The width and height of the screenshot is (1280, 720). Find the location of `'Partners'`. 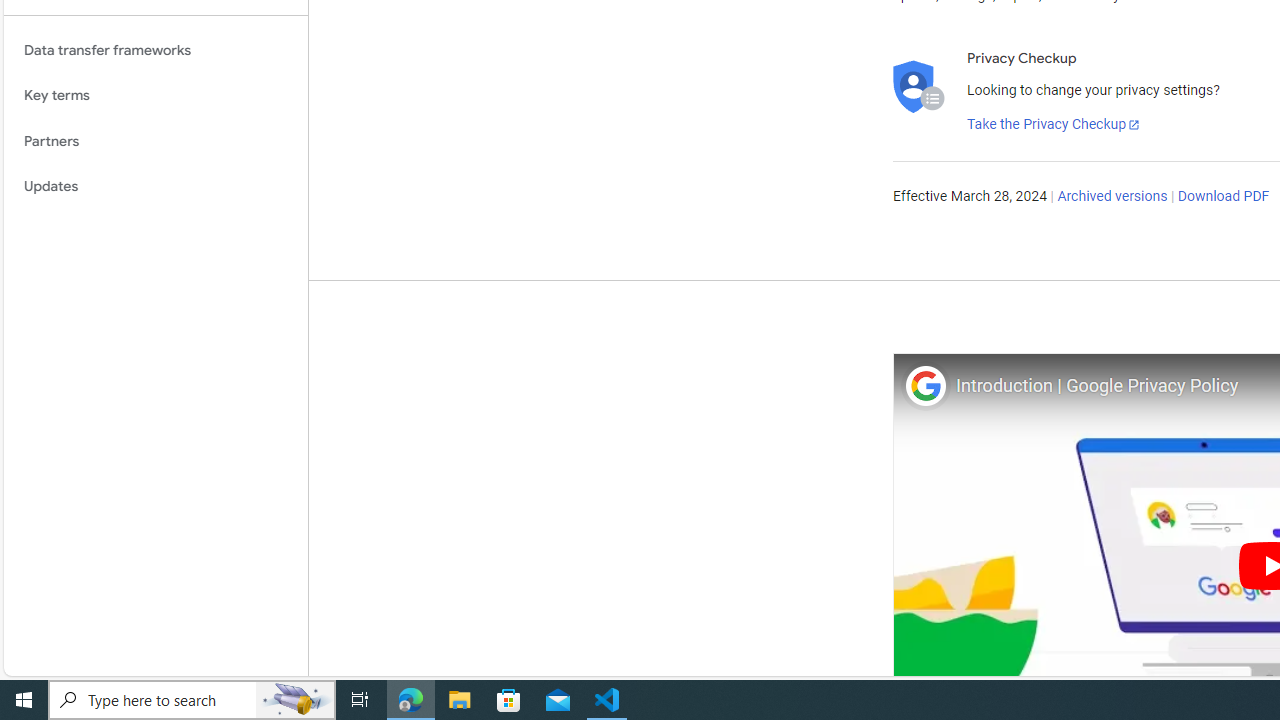

'Partners' is located at coordinates (155, 140).